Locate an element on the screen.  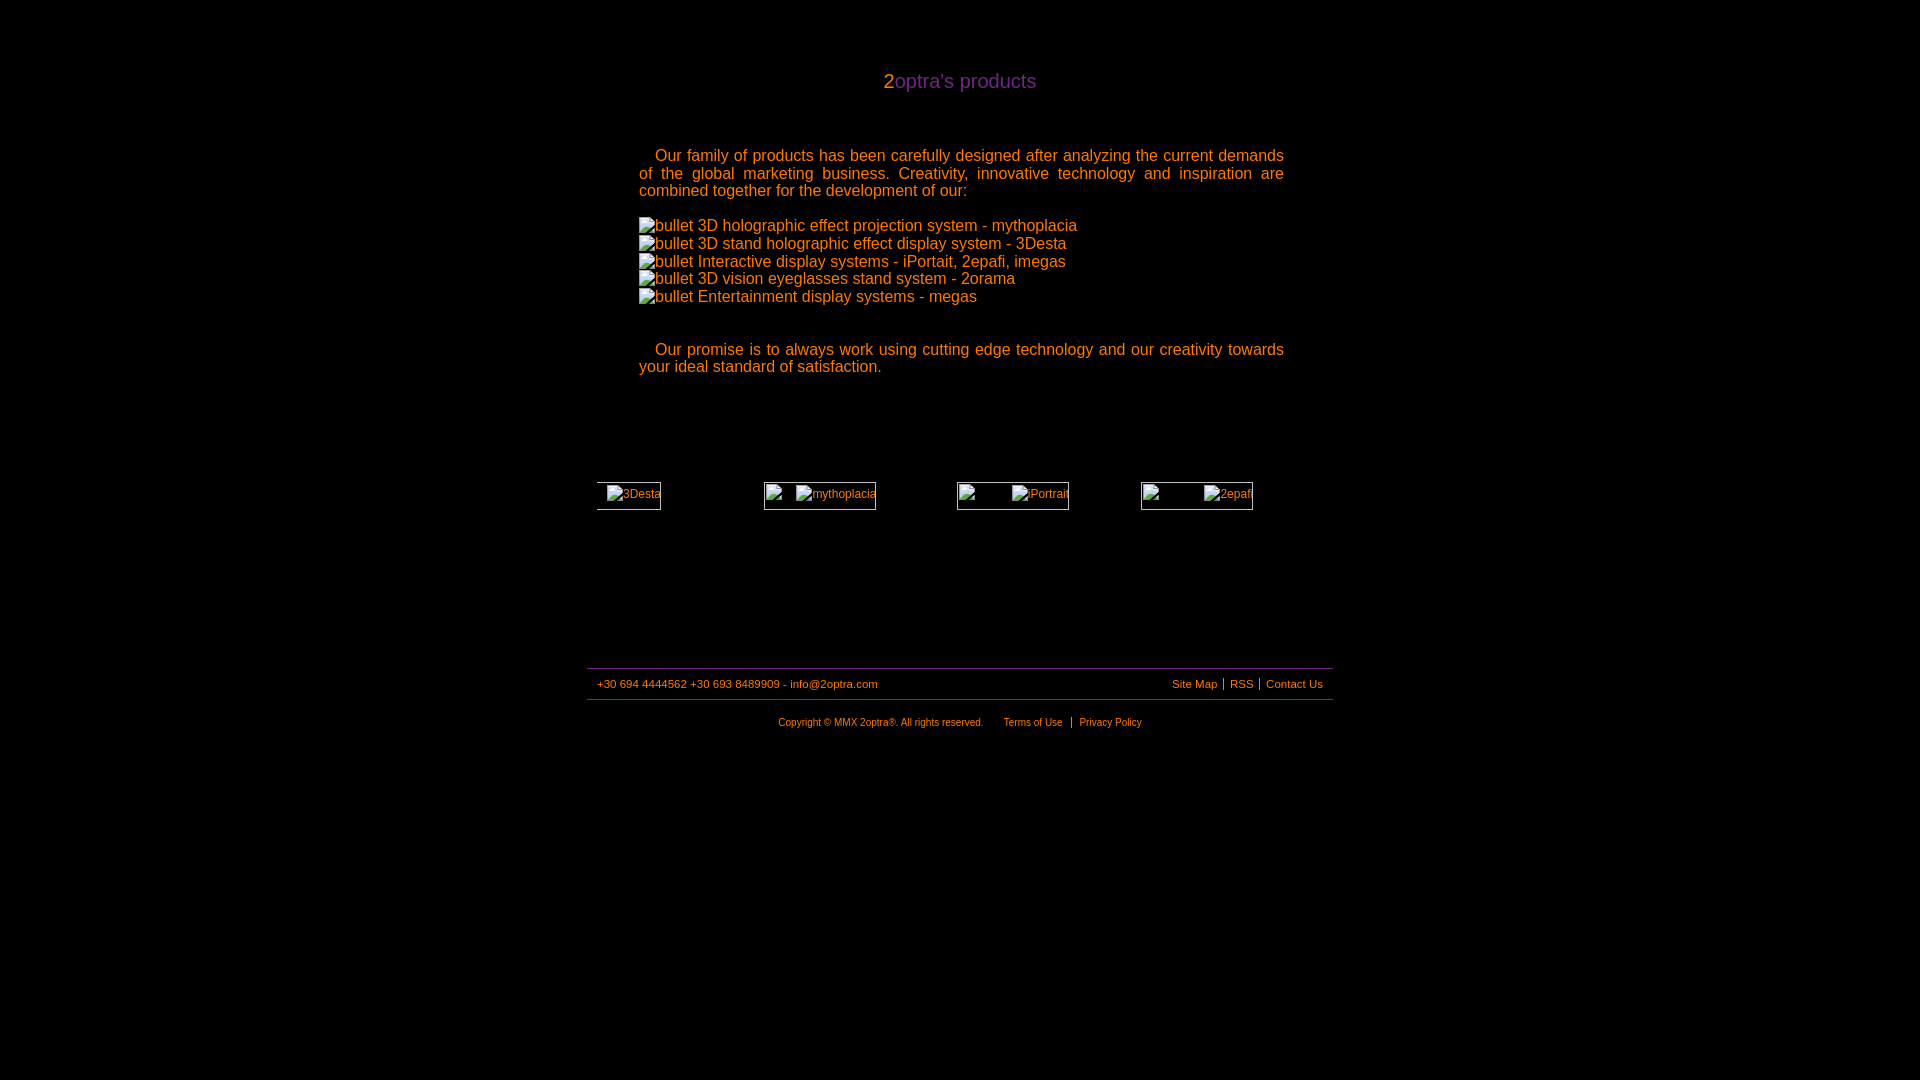
'Site Map' is located at coordinates (1191, 682).